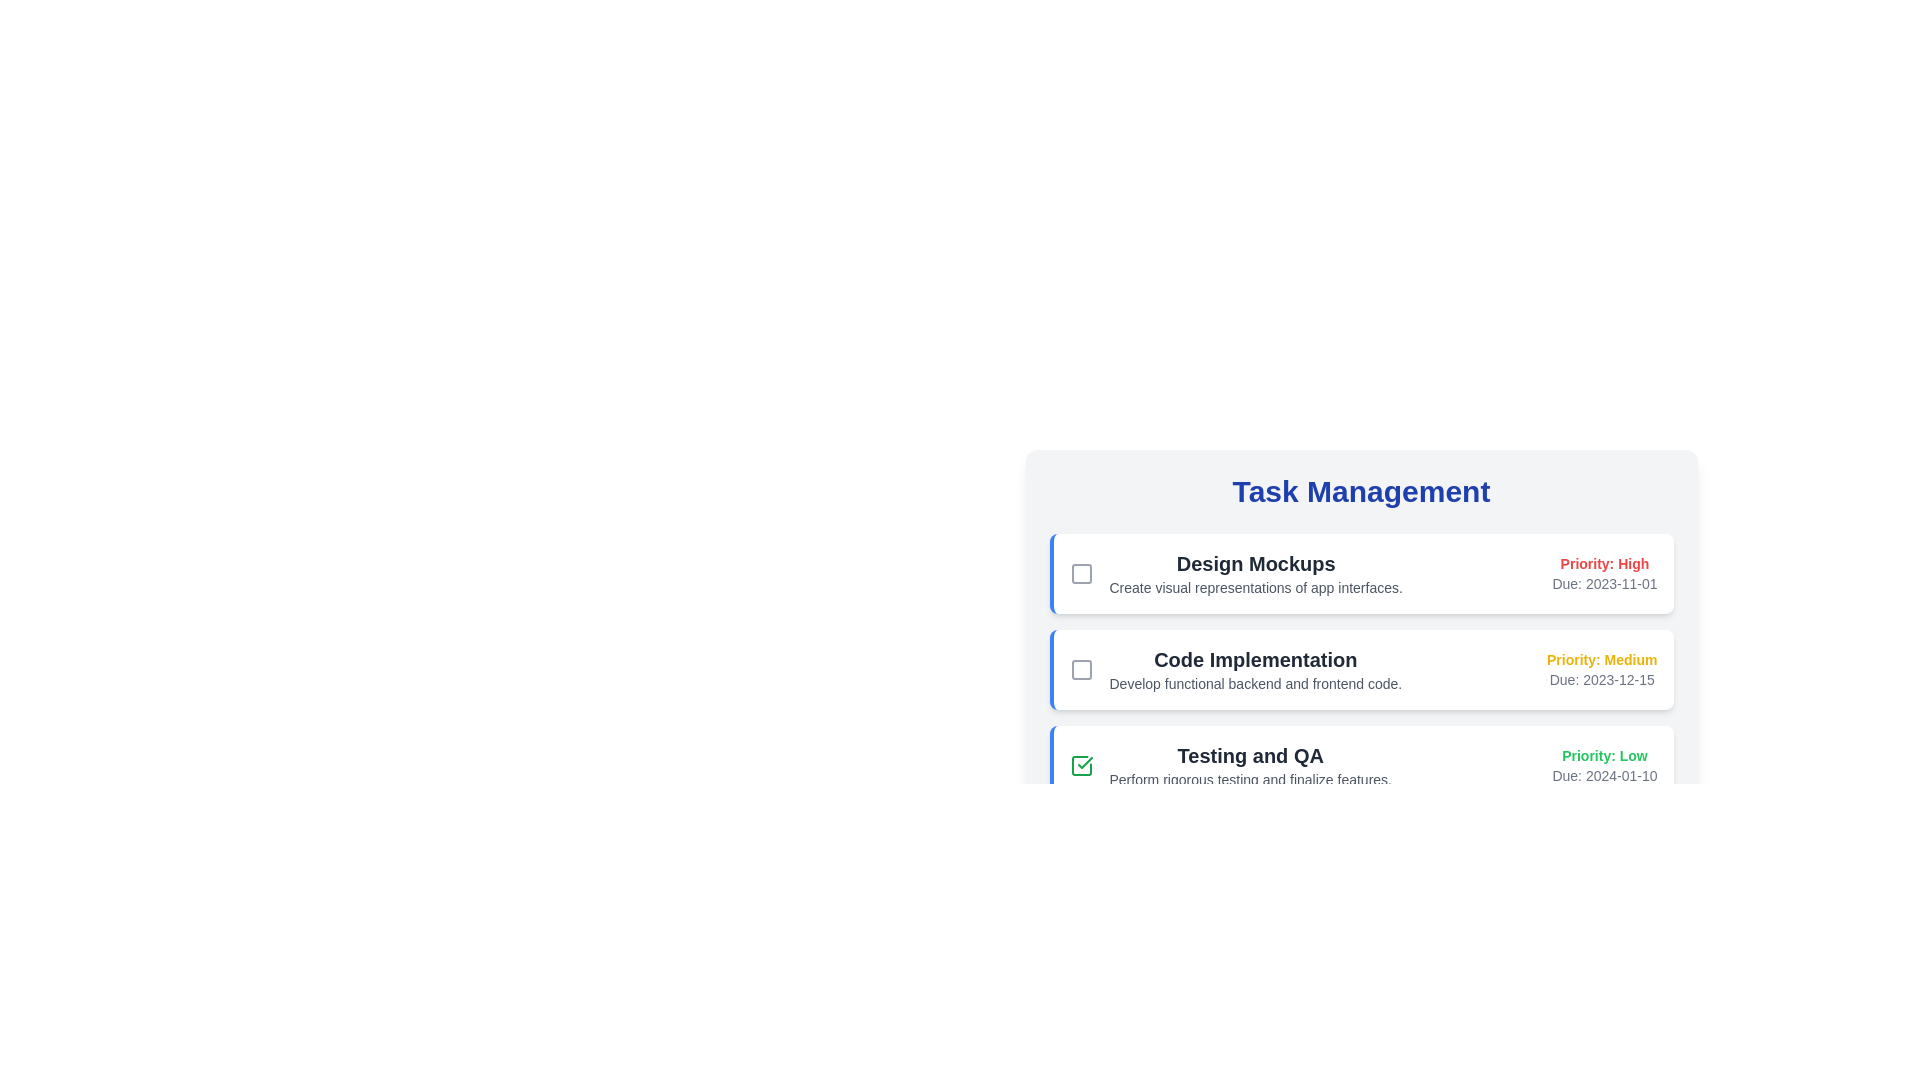 This screenshot has height=1080, width=1920. I want to click on the static label indicating 'Priority: Medium' located in the 'Code Implementation' task card, positioned above the 'Due: 2023-12-15' text, so click(1602, 659).